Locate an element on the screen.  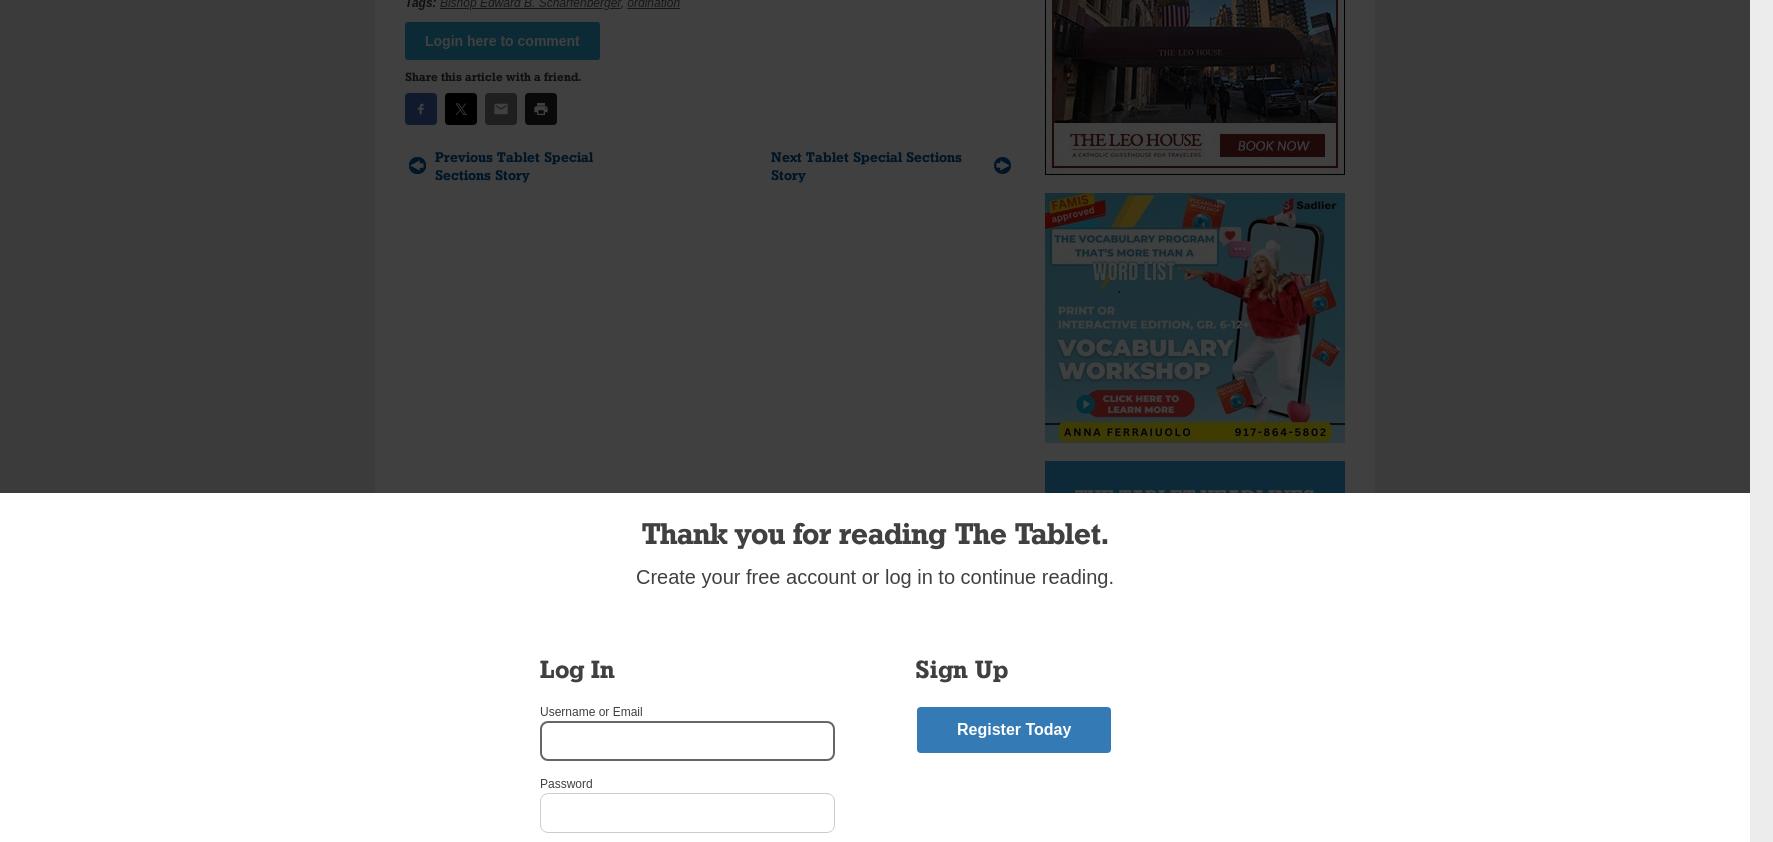
'More info' is located at coordinates (1225, 651).